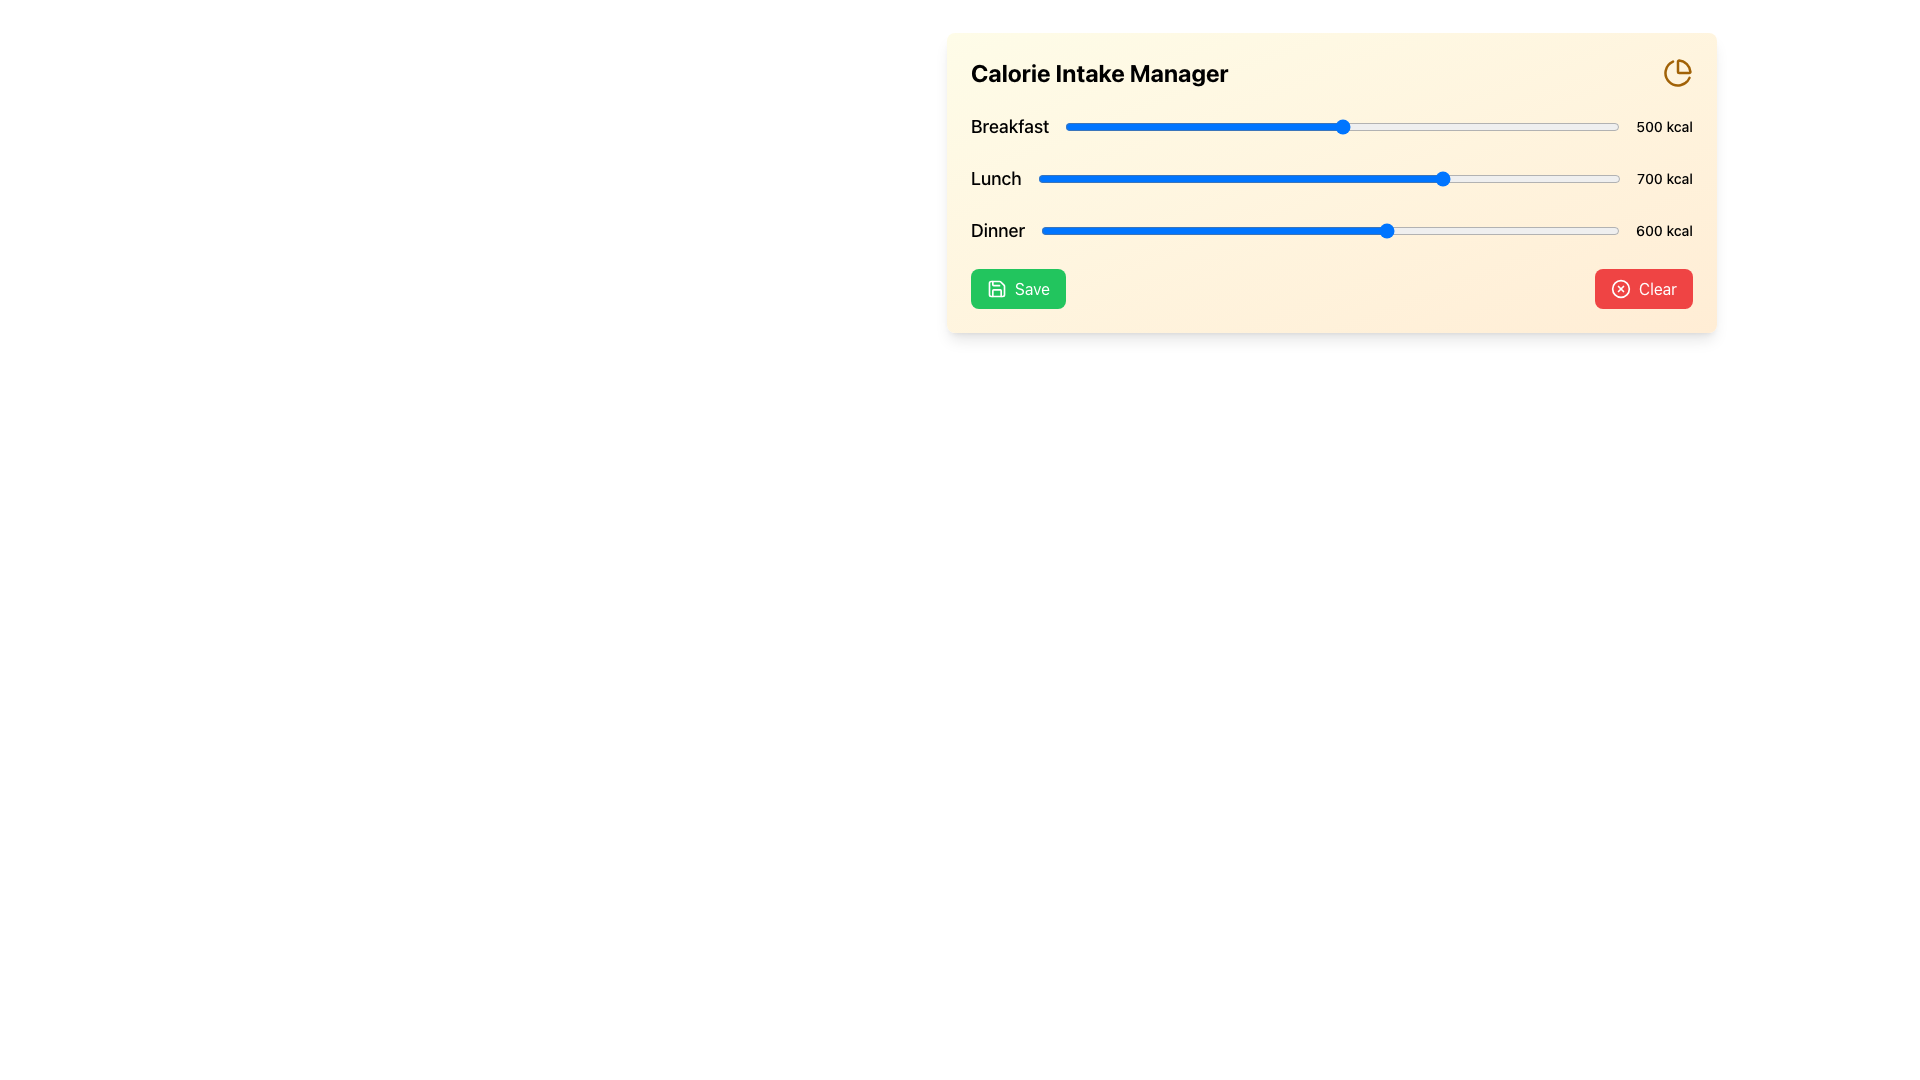 This screenshot has width=1920, height=1080. I want to click on the clear/reset button located at the bottom-right corner of the interface, adjacent to the 'Save' button, so click(1643, 289).